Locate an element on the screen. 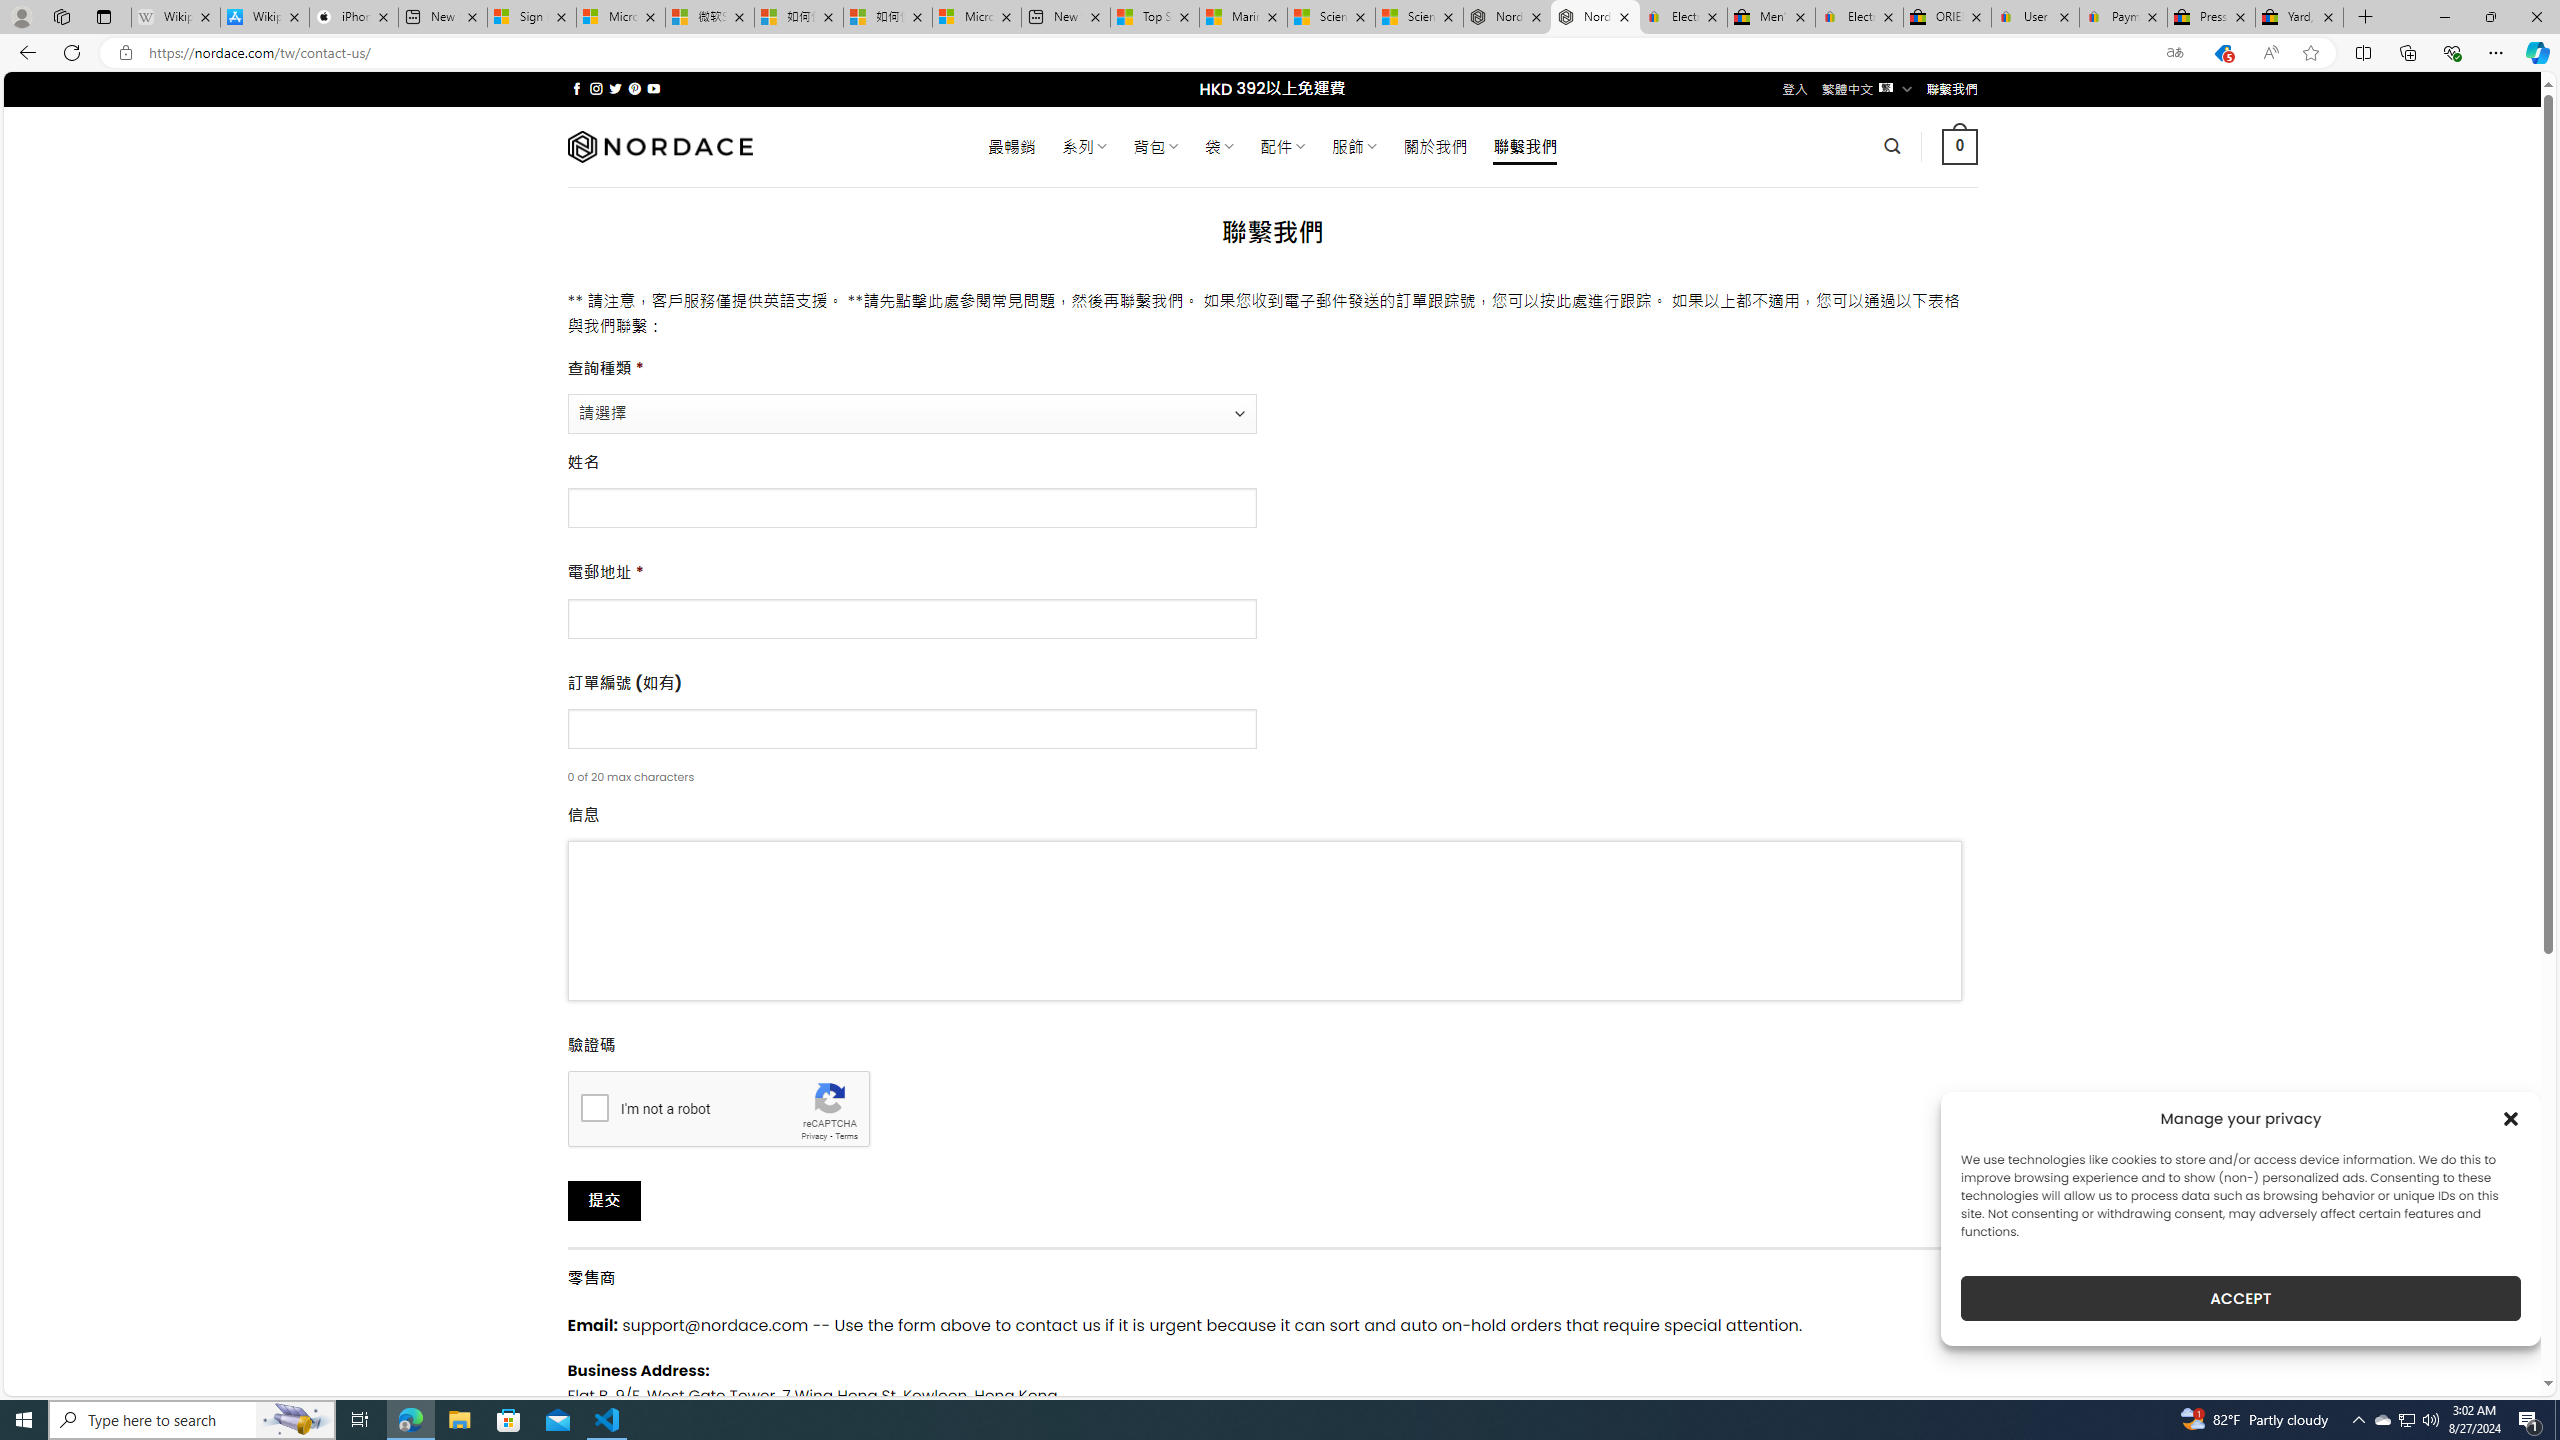 The width and height of the screenshot is (2560, 1440). 'Microsoft account | Account Checkup' is located at coordinates (975, 16).